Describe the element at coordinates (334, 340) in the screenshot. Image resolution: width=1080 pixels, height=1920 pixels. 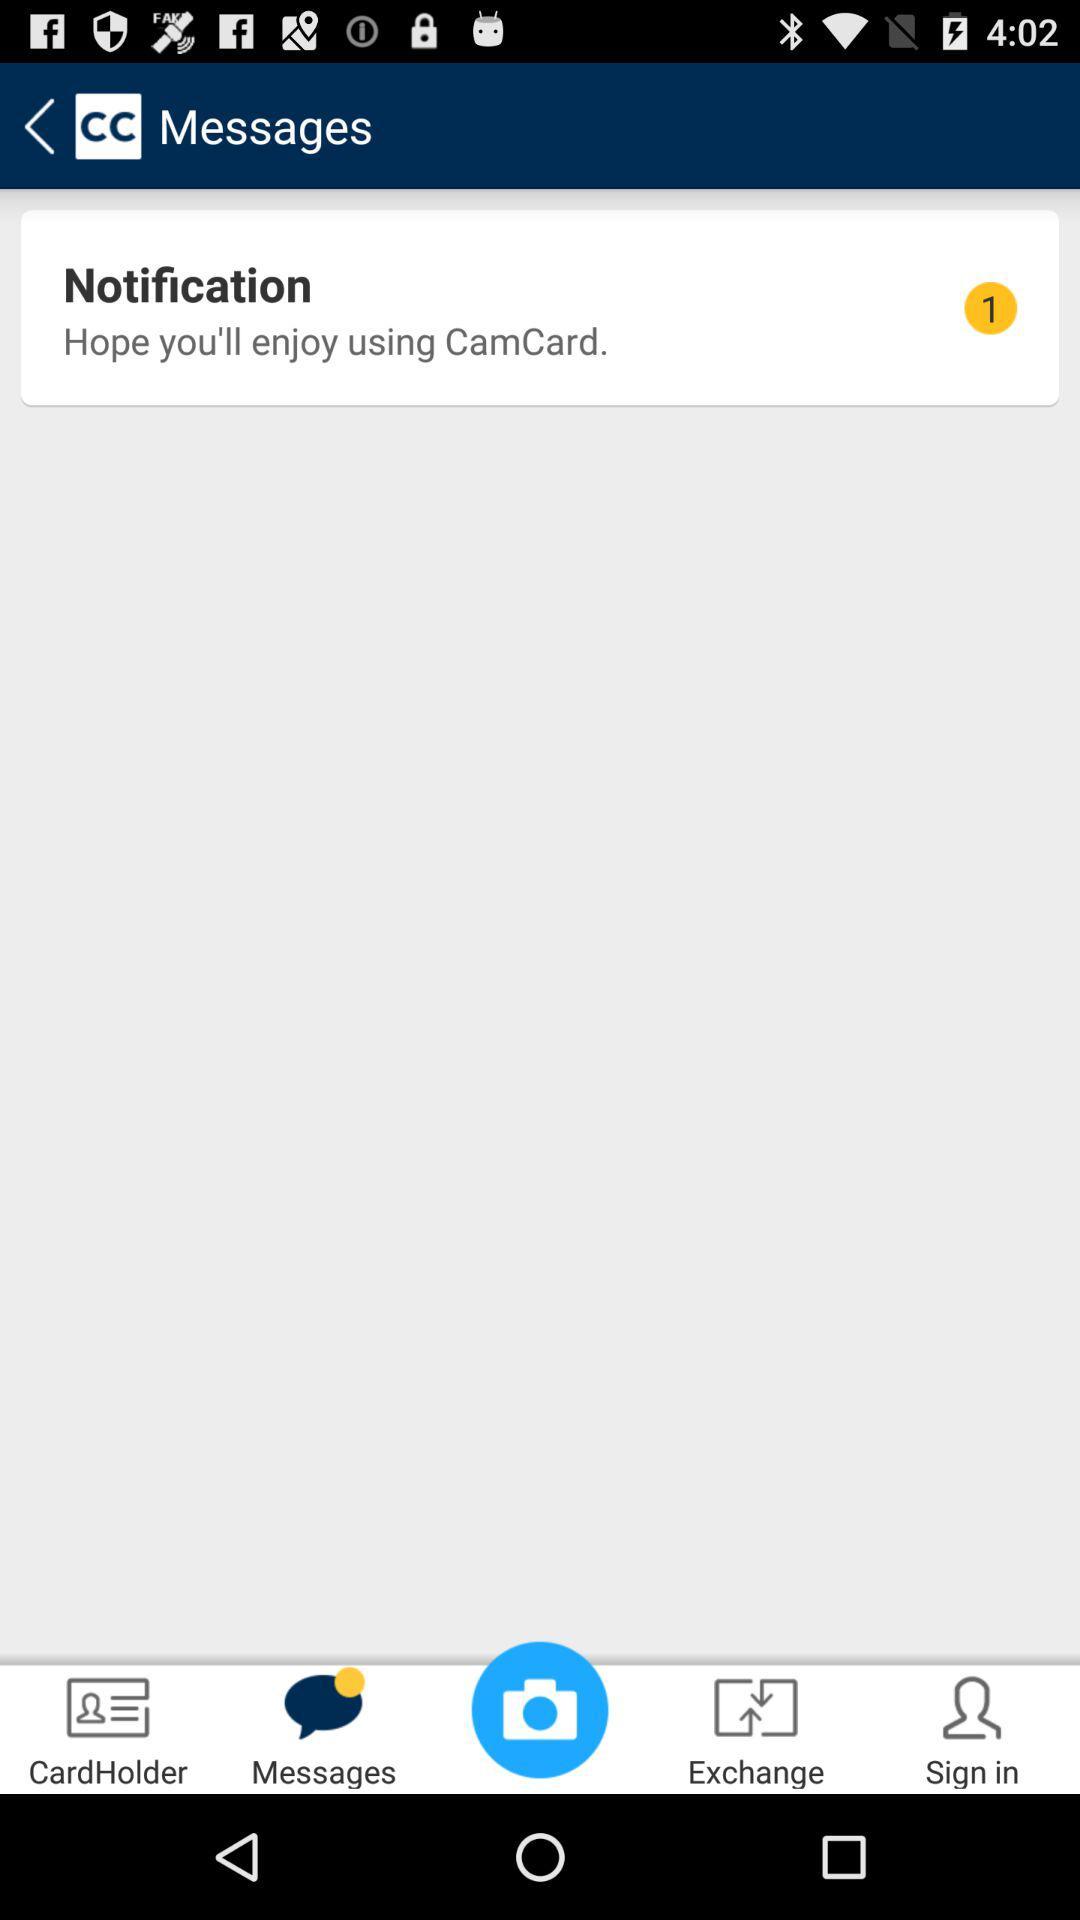
I see `icon to the left of the 1 item` at that location.